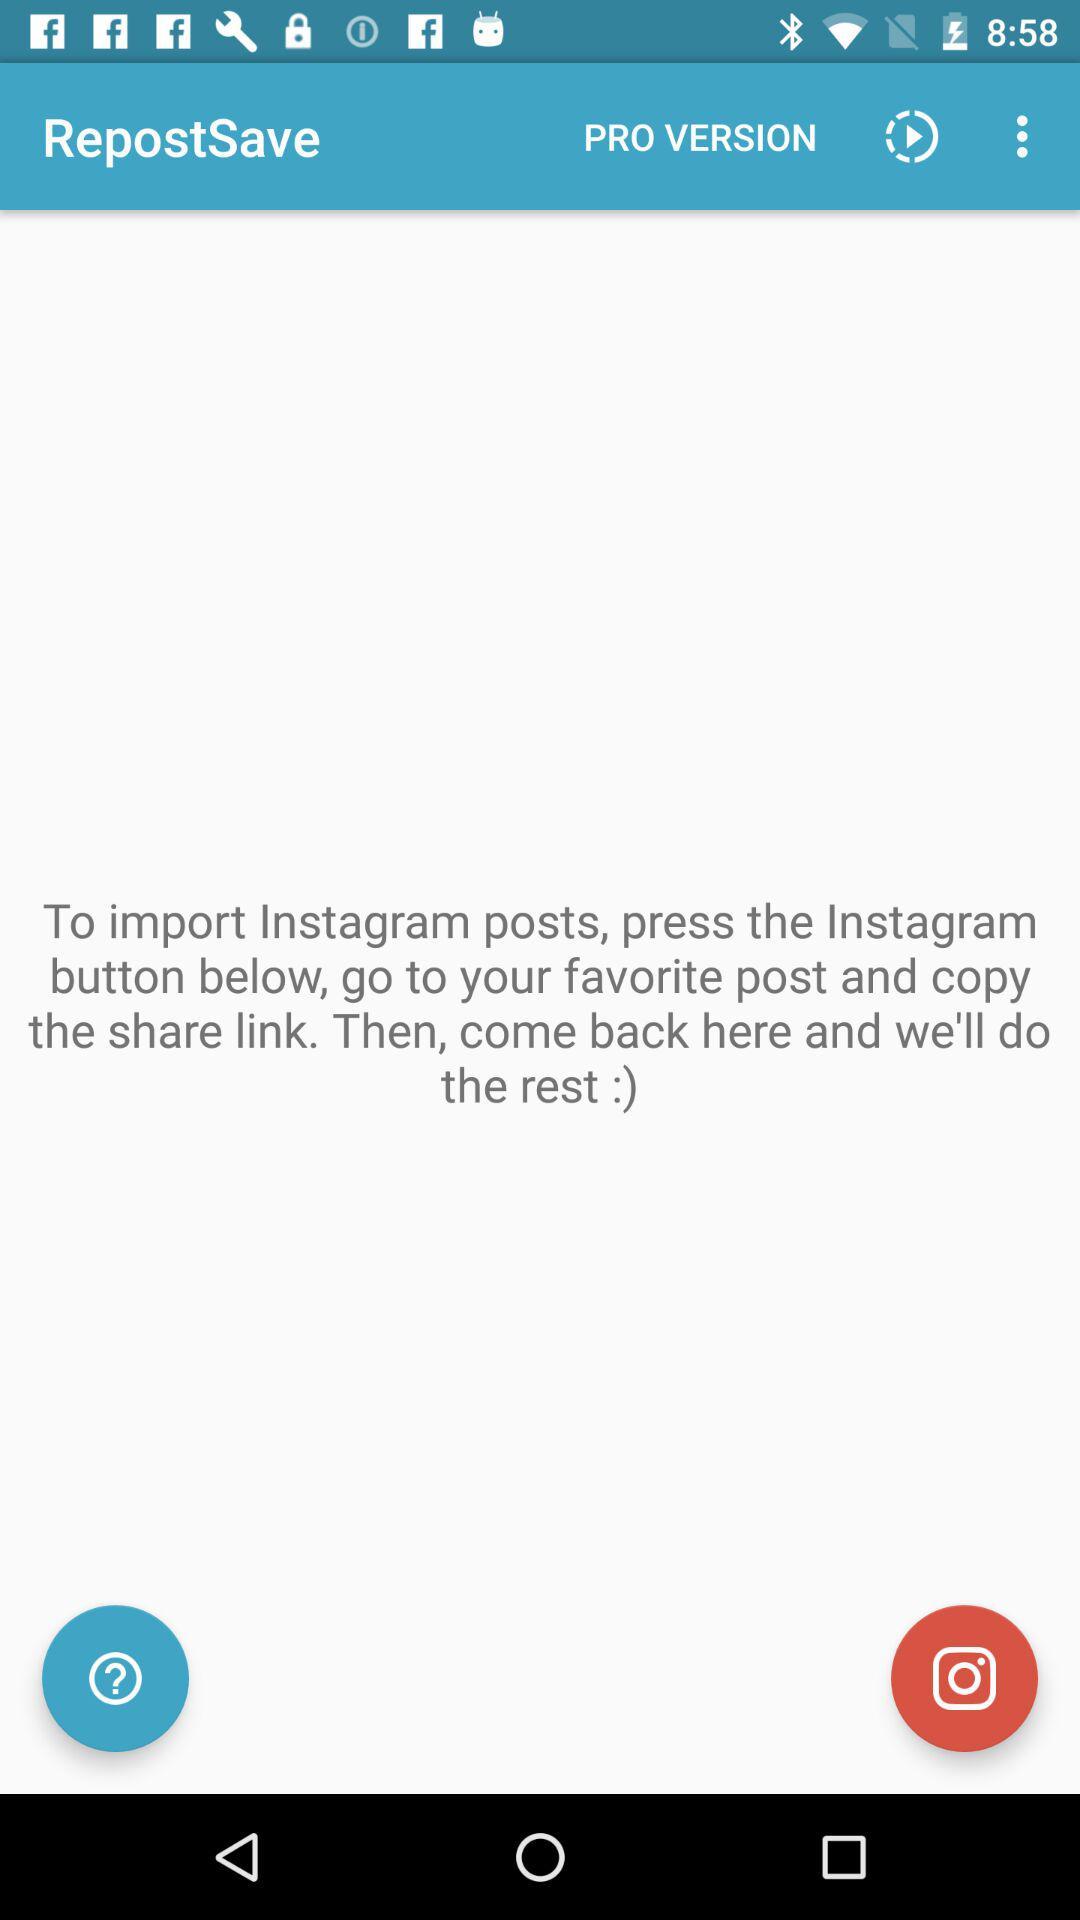  I want to click on open instagram, so click(963, 1678).